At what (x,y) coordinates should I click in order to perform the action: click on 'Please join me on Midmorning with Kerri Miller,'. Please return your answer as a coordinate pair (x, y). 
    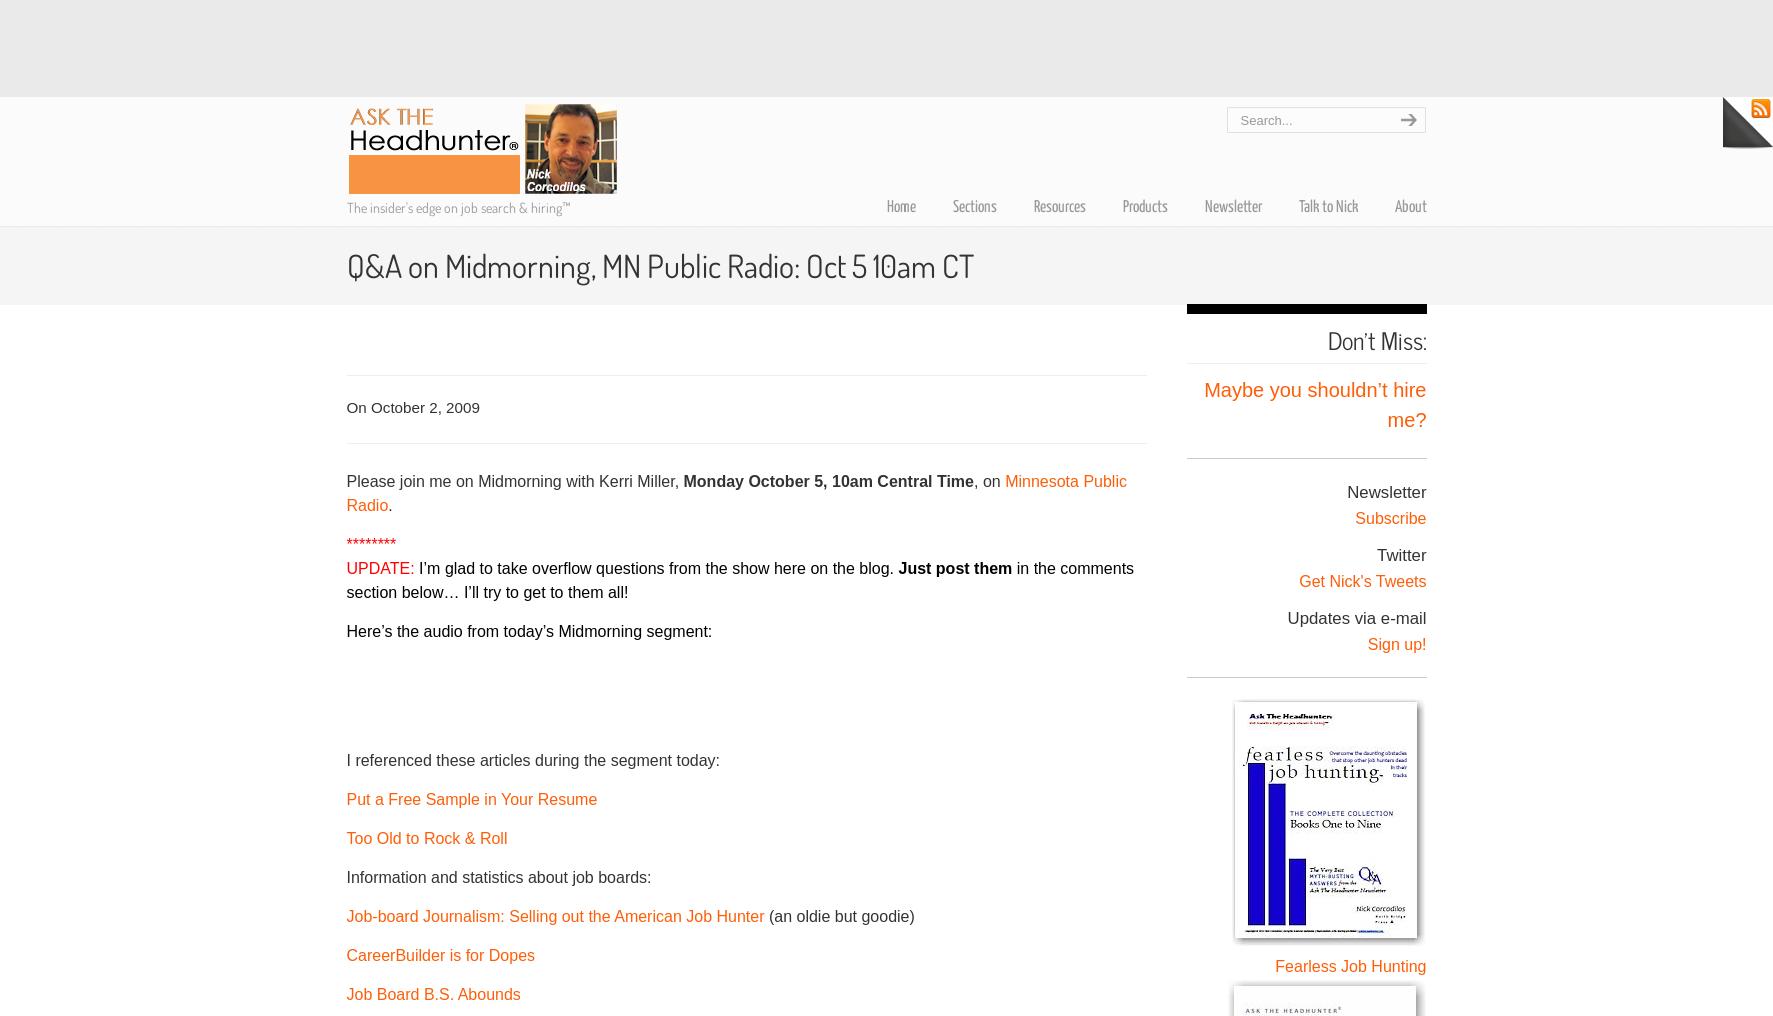
    Looking at the image, I should click on (345, 480).